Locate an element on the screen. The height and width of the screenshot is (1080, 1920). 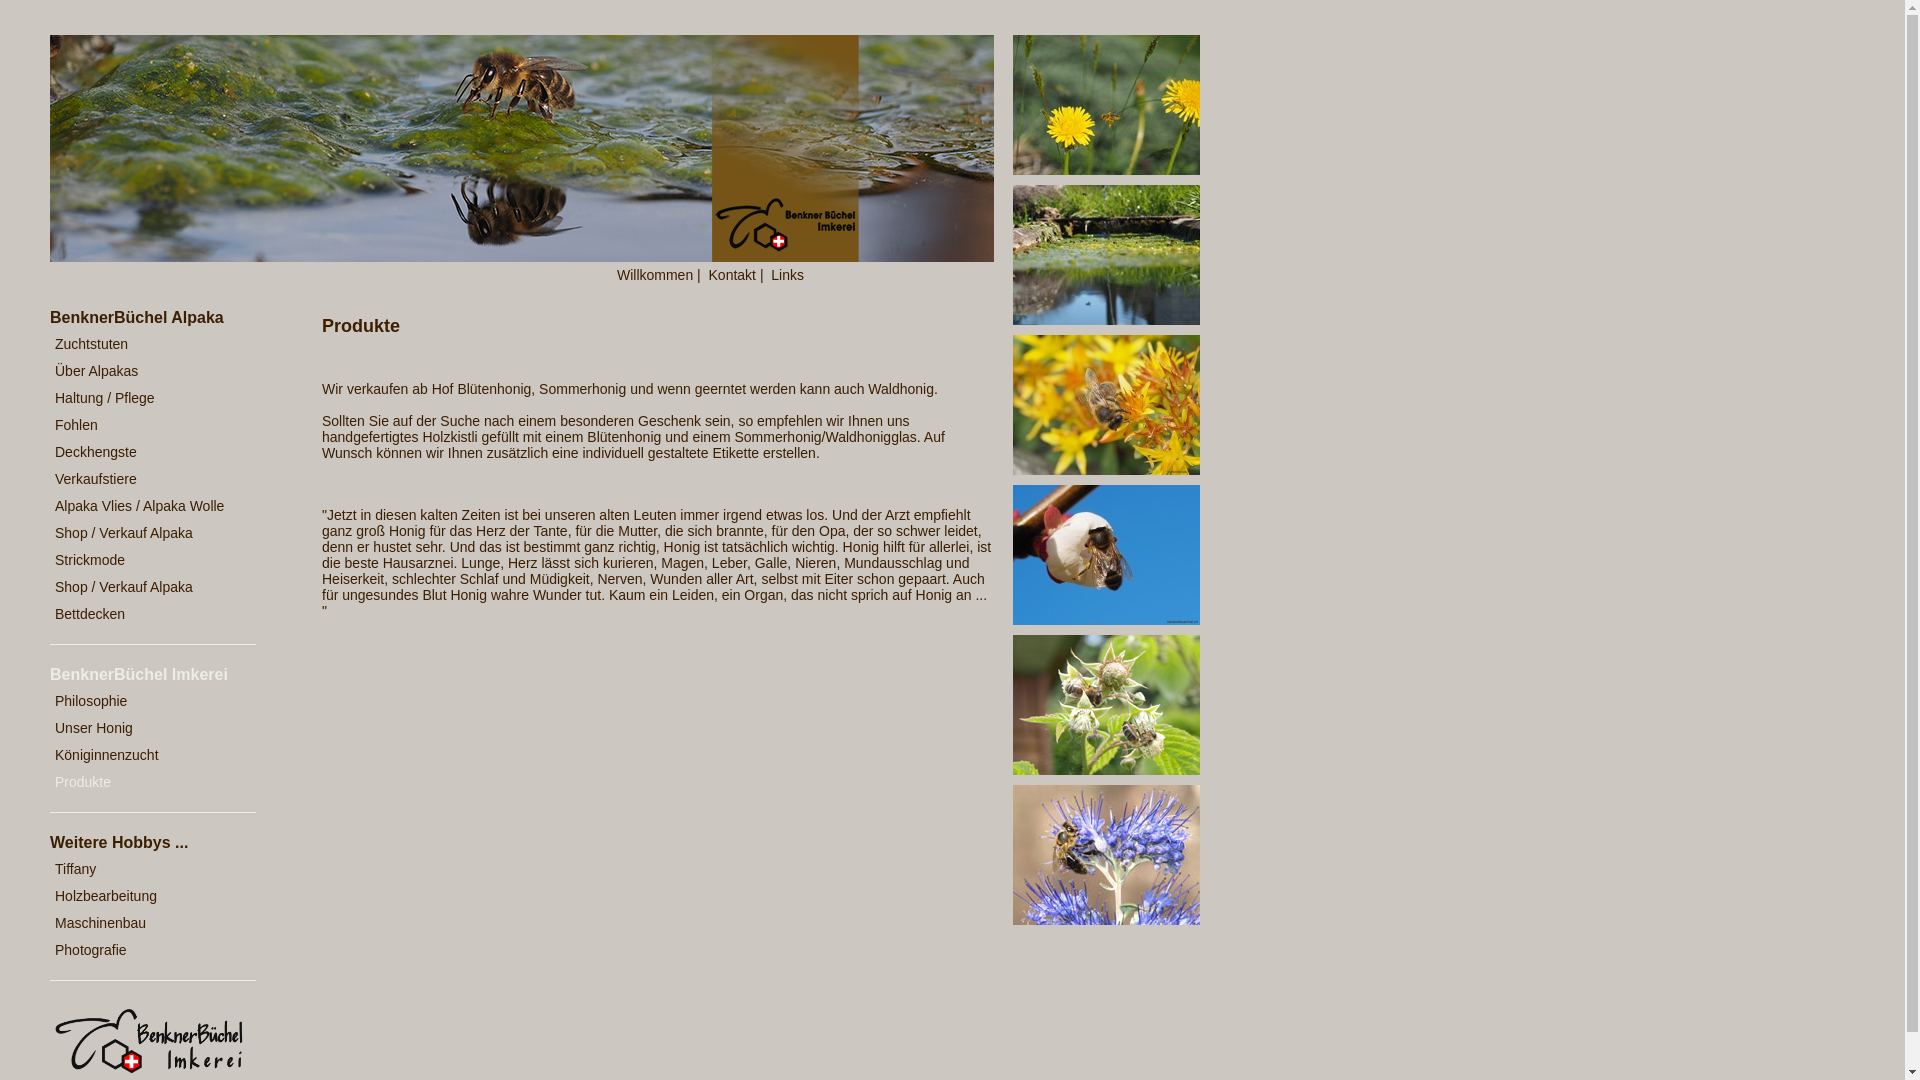
'Kontakt' is located at coordinates (731, 274).